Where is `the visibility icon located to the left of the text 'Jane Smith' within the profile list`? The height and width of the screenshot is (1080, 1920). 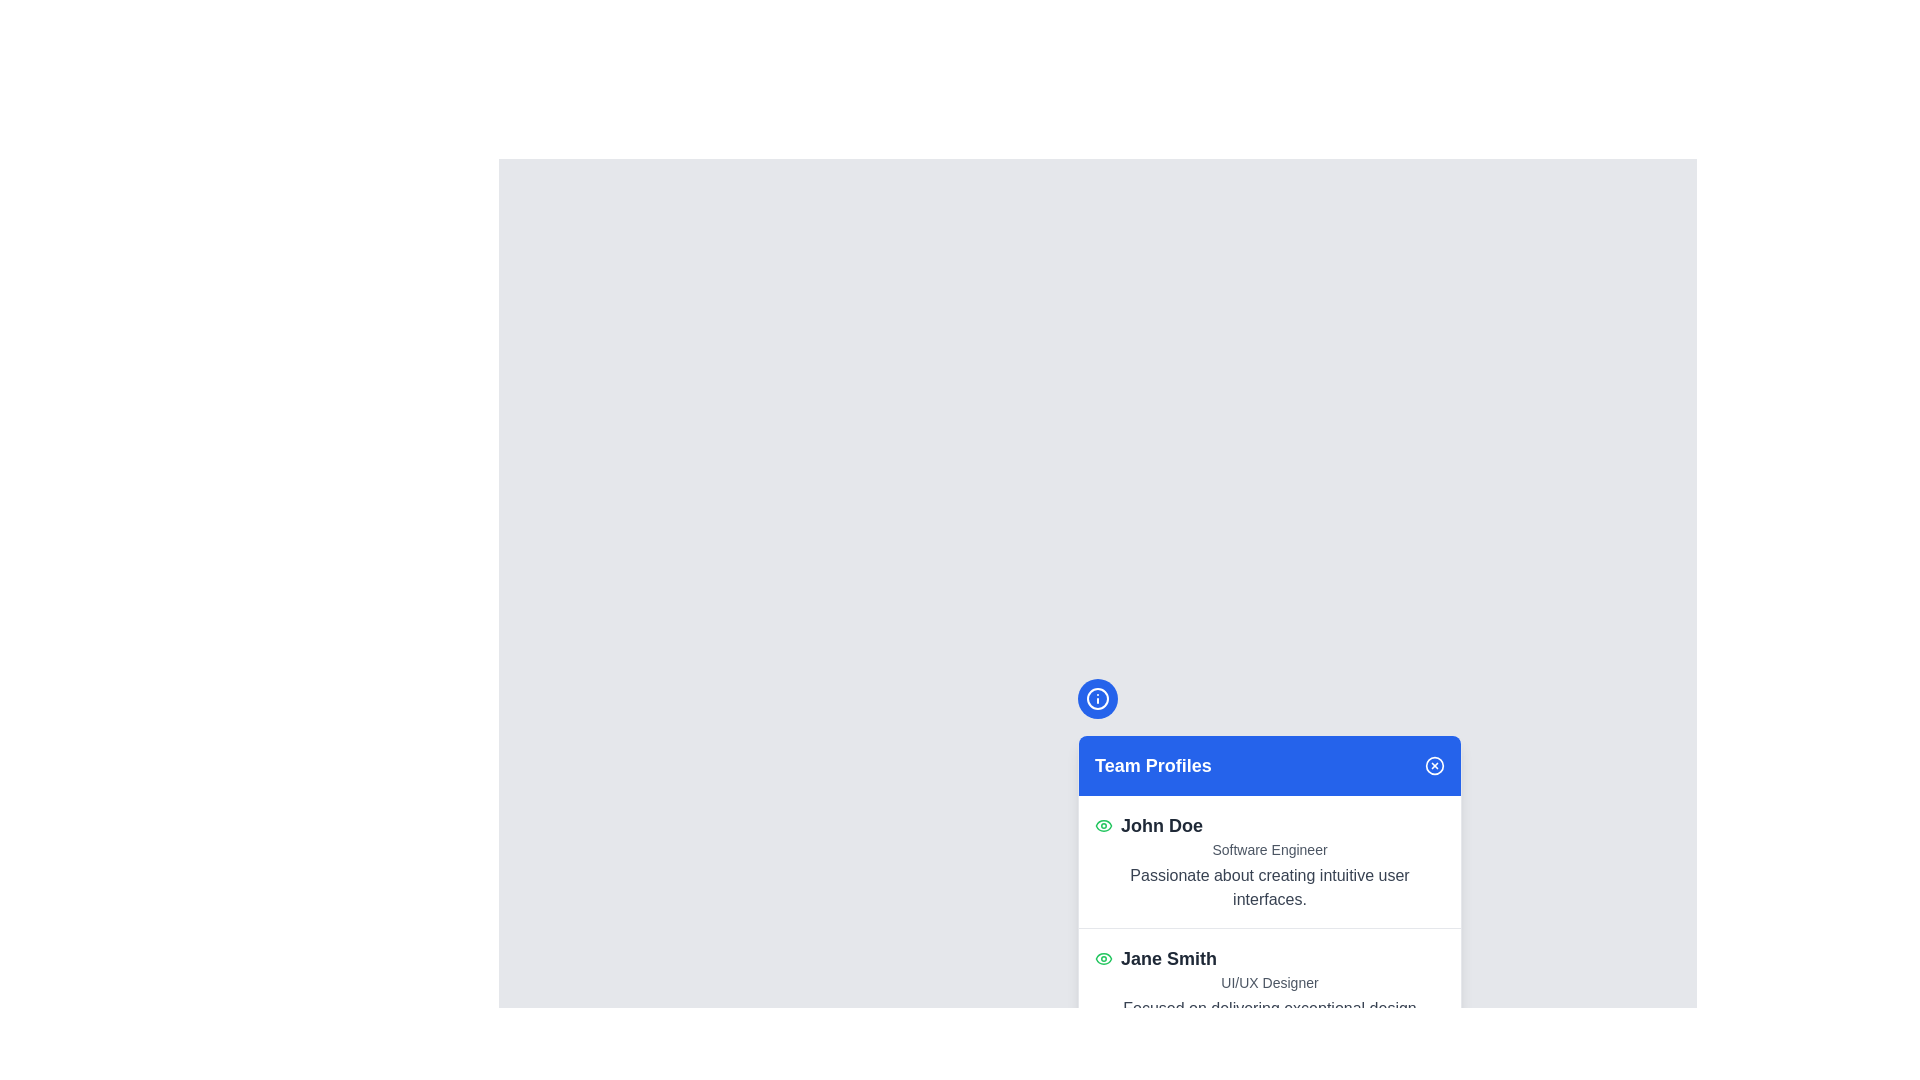
the visibility icon located to the left of the text 'Jane Smith' within the profile list is located at coordinates (1103, 958).